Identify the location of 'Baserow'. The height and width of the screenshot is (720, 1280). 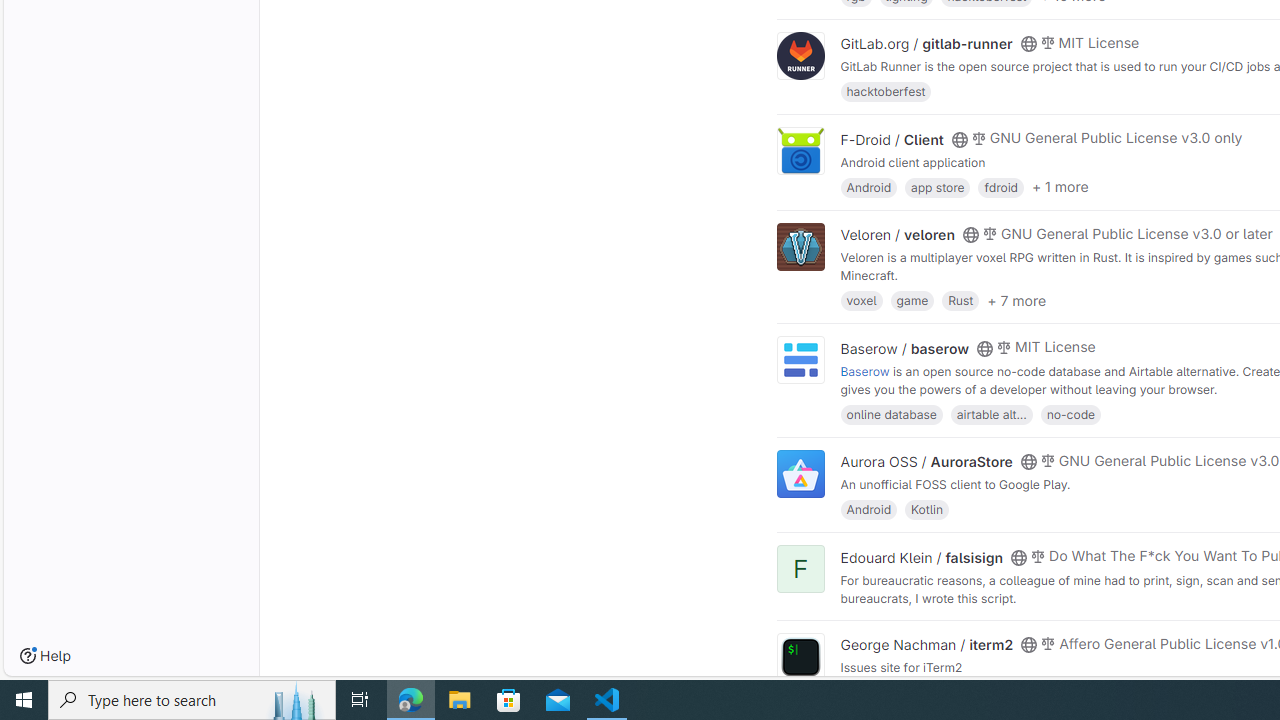
(864, 370).